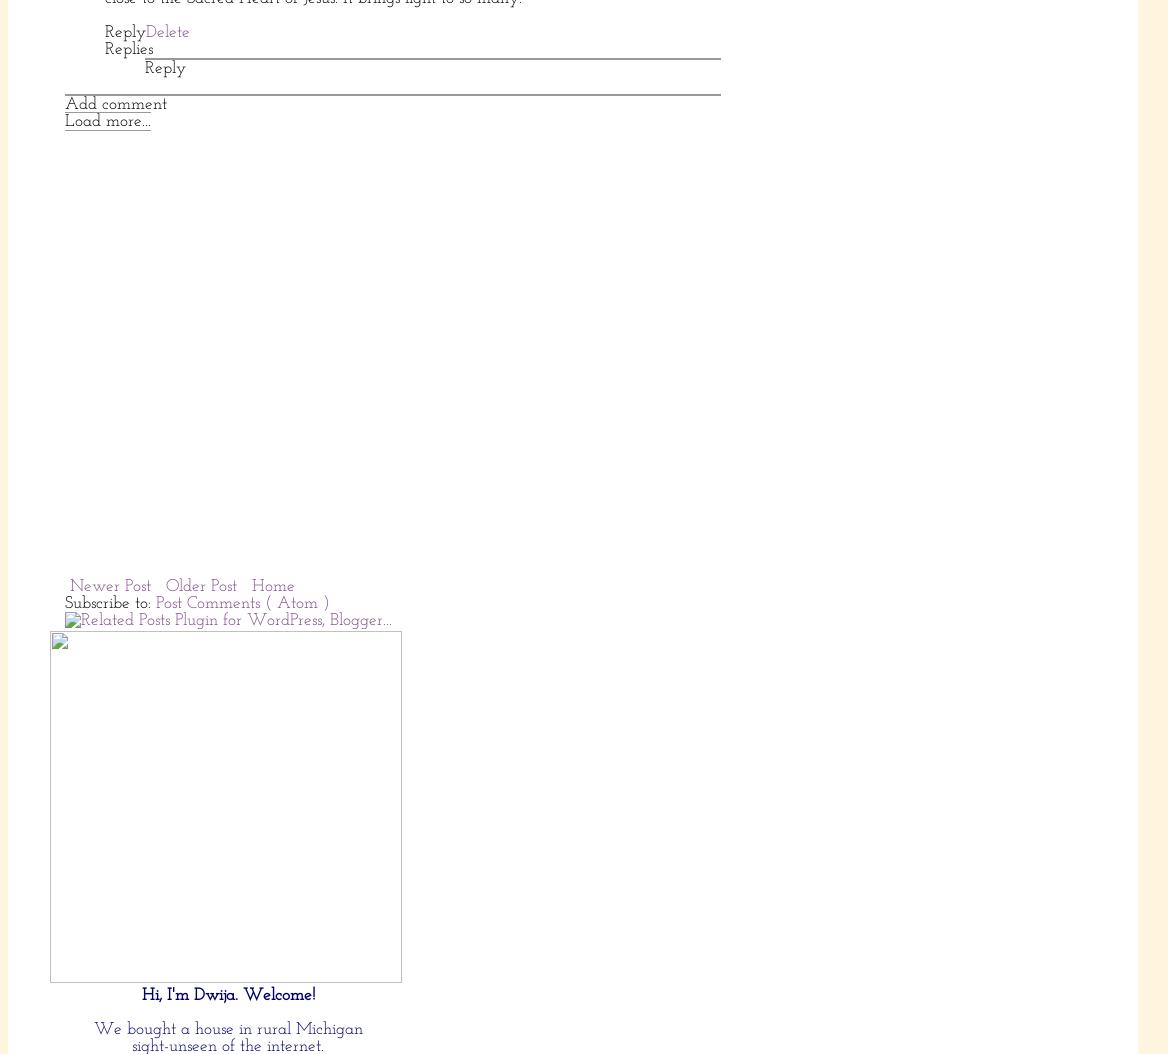 The height and width of the screenshot is (1054, 1168). Describe the element at coordinates (146, 31) in the screenshot. I see `'Delete'` at that location.